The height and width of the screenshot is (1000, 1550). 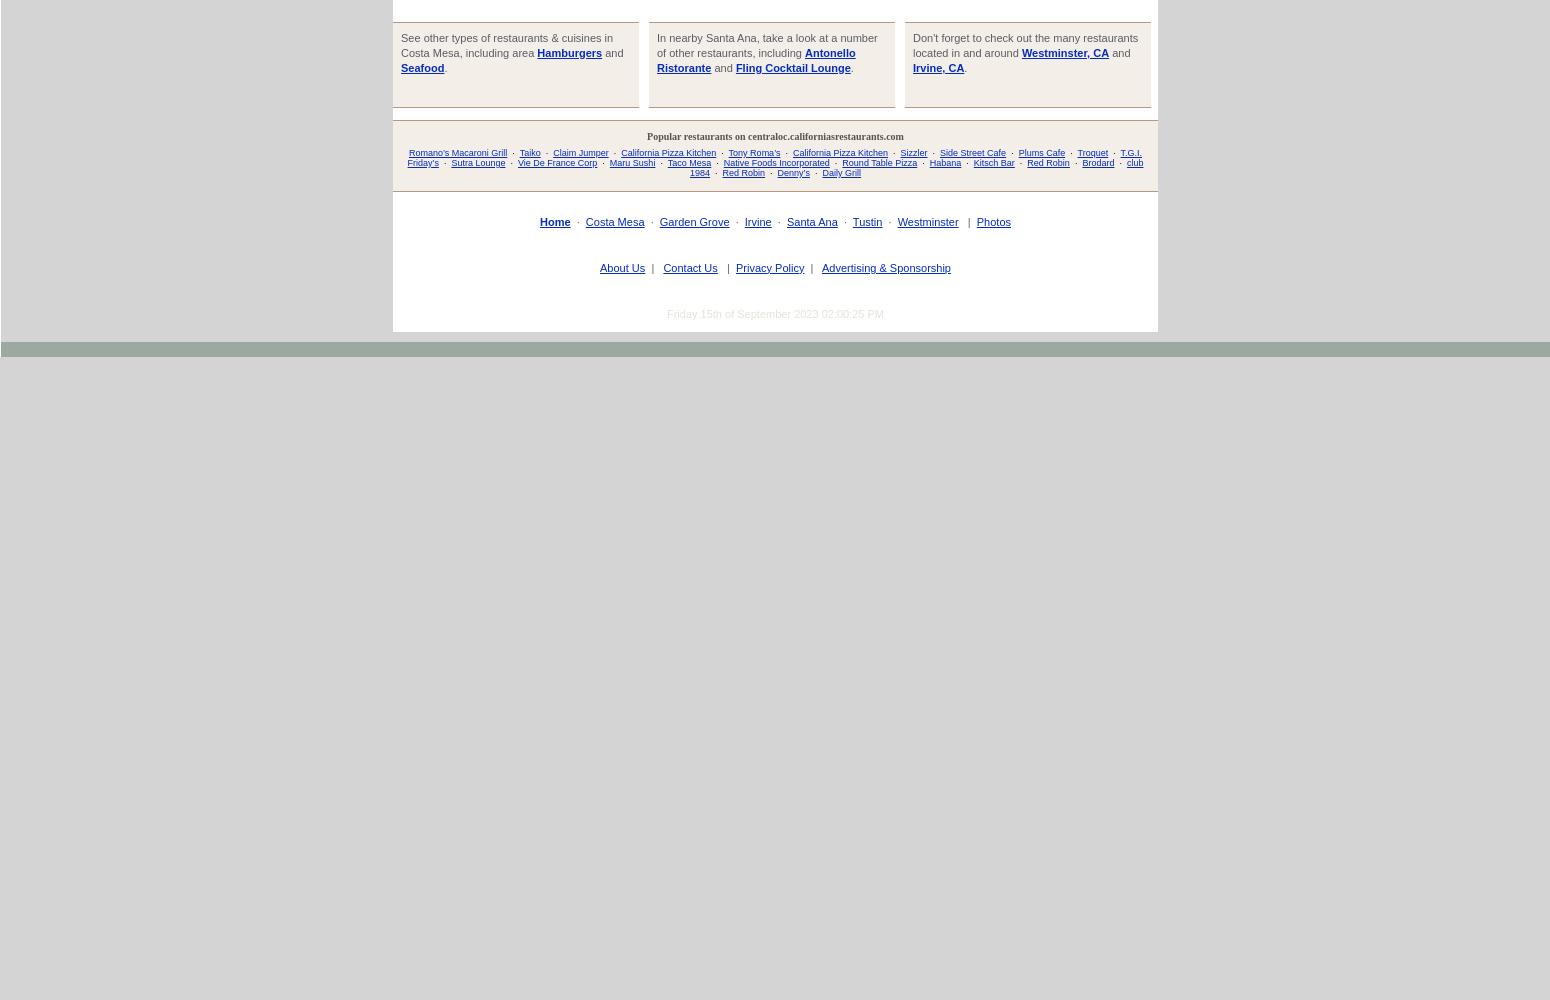 What do you see at coordinates (569, 52) in the screenshot?
I see `'Hamburgers'` at bounding box center [569, 52].